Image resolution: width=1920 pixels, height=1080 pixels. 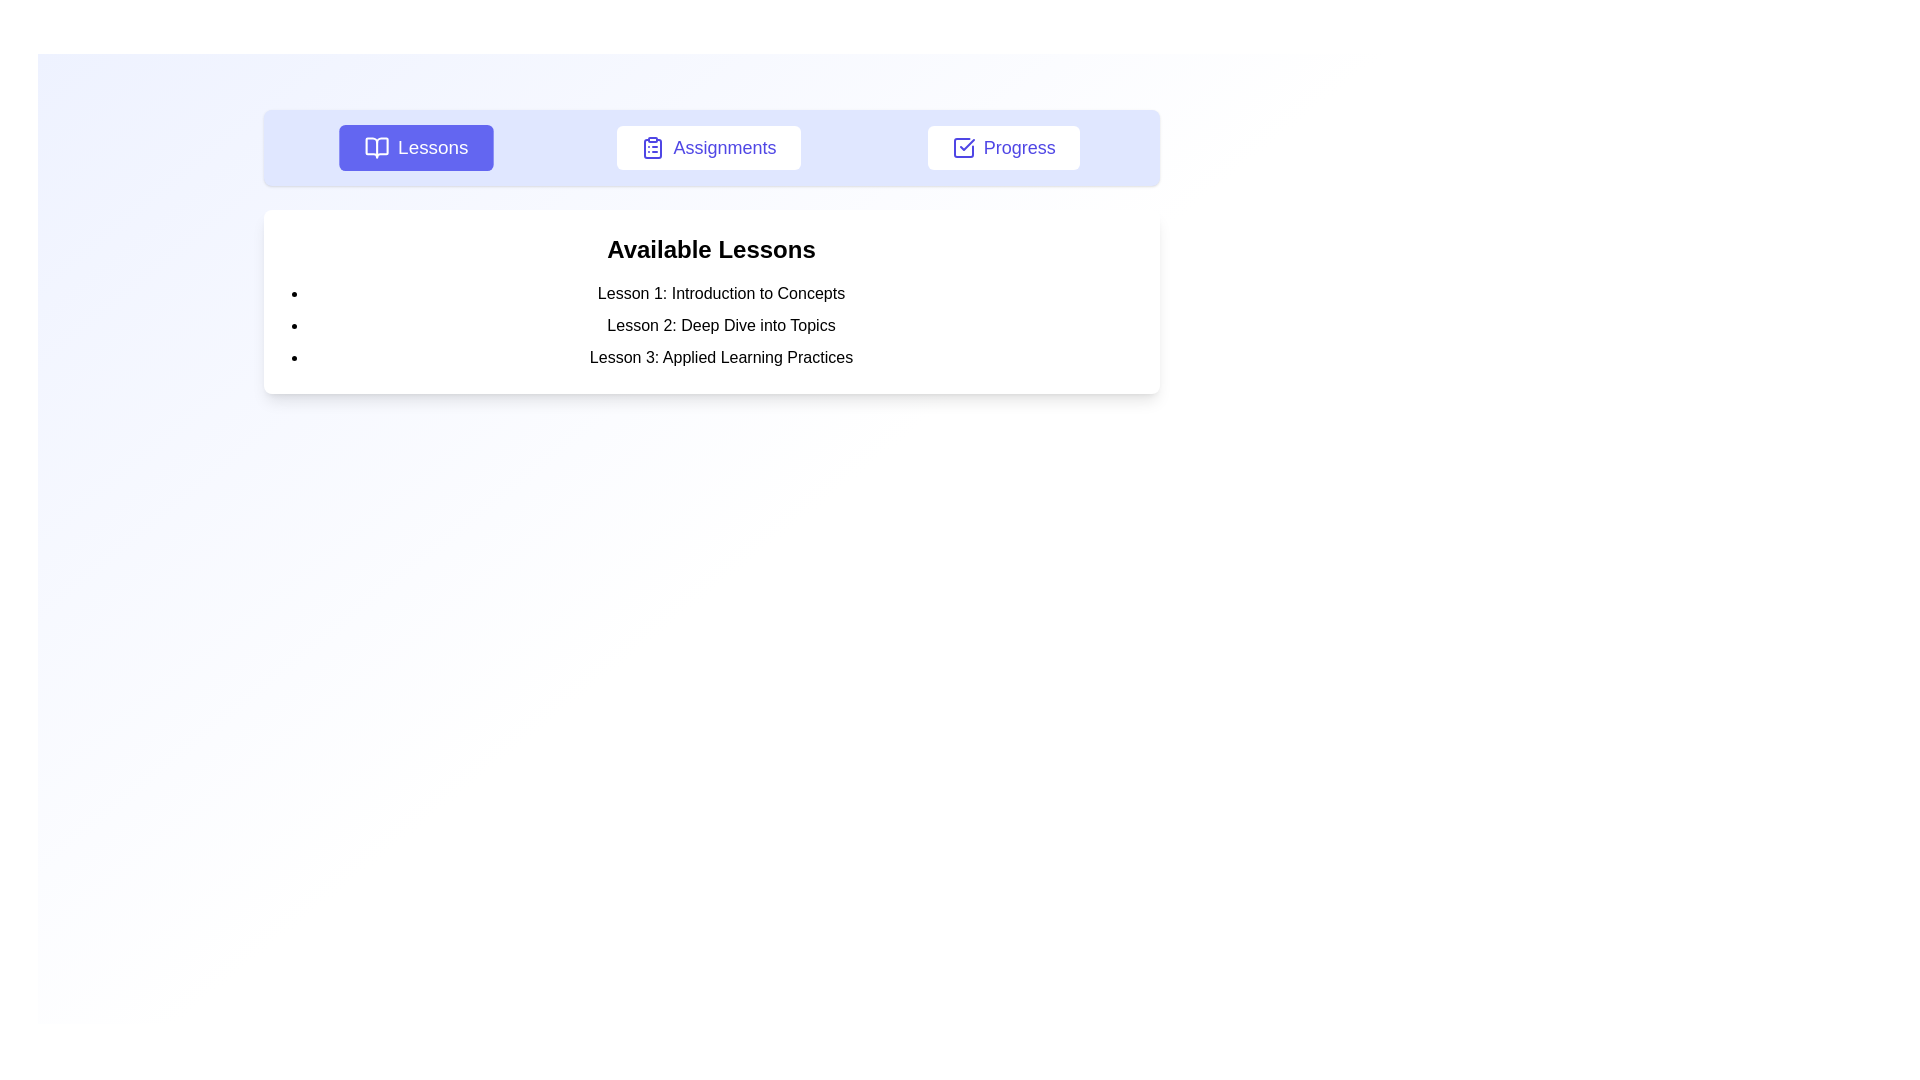 What do you see at coordinates (723, 146) in the screenshot?
I see `the label indicating the currently selected navigation option, which is the second element in the horizontal menu between 'Lessons' and 'Progress'` at bounding box center [723, 146].